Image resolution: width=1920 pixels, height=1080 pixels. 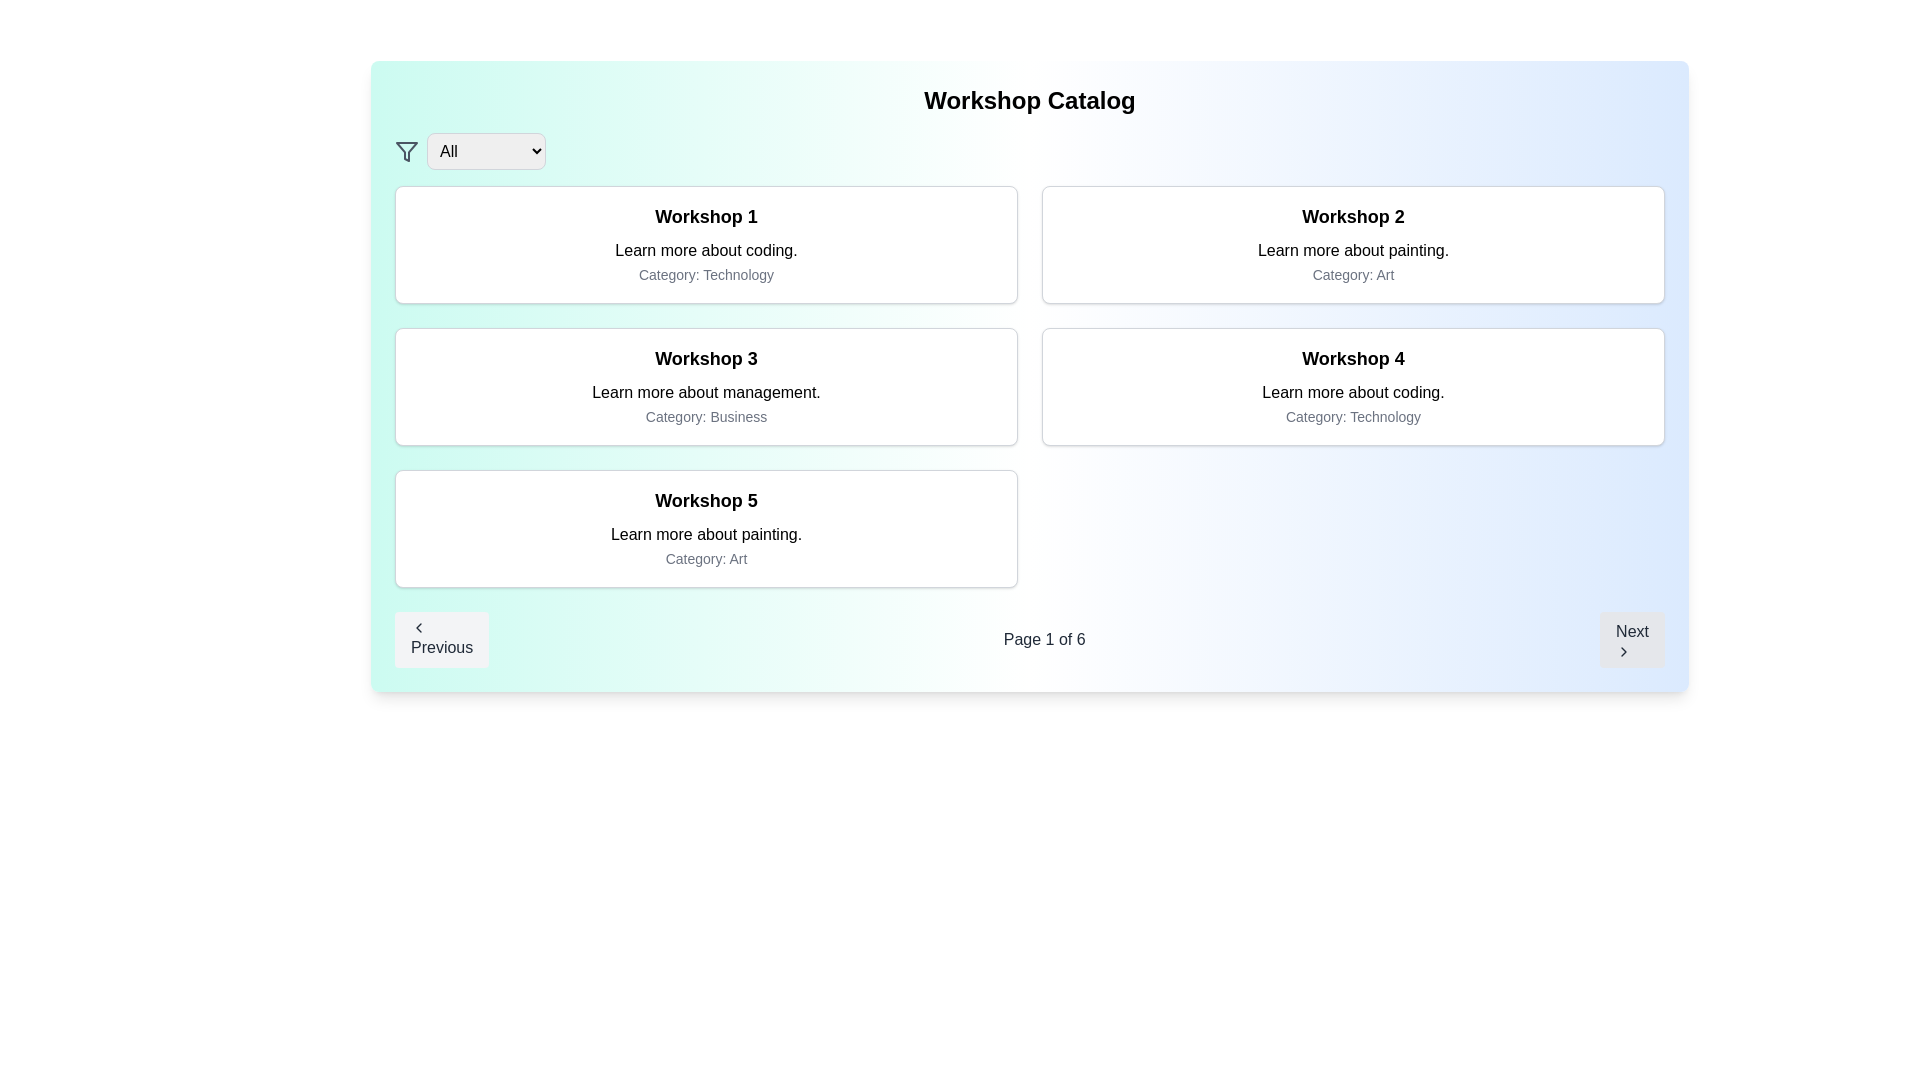 What do you see at coordinates (1353, 415) in the screenshot?
I see `the Text label indicating the category 'Technology' located in the fourth workshop card, below 'Learn more about coding.'` at bounding box center [1353, 415].